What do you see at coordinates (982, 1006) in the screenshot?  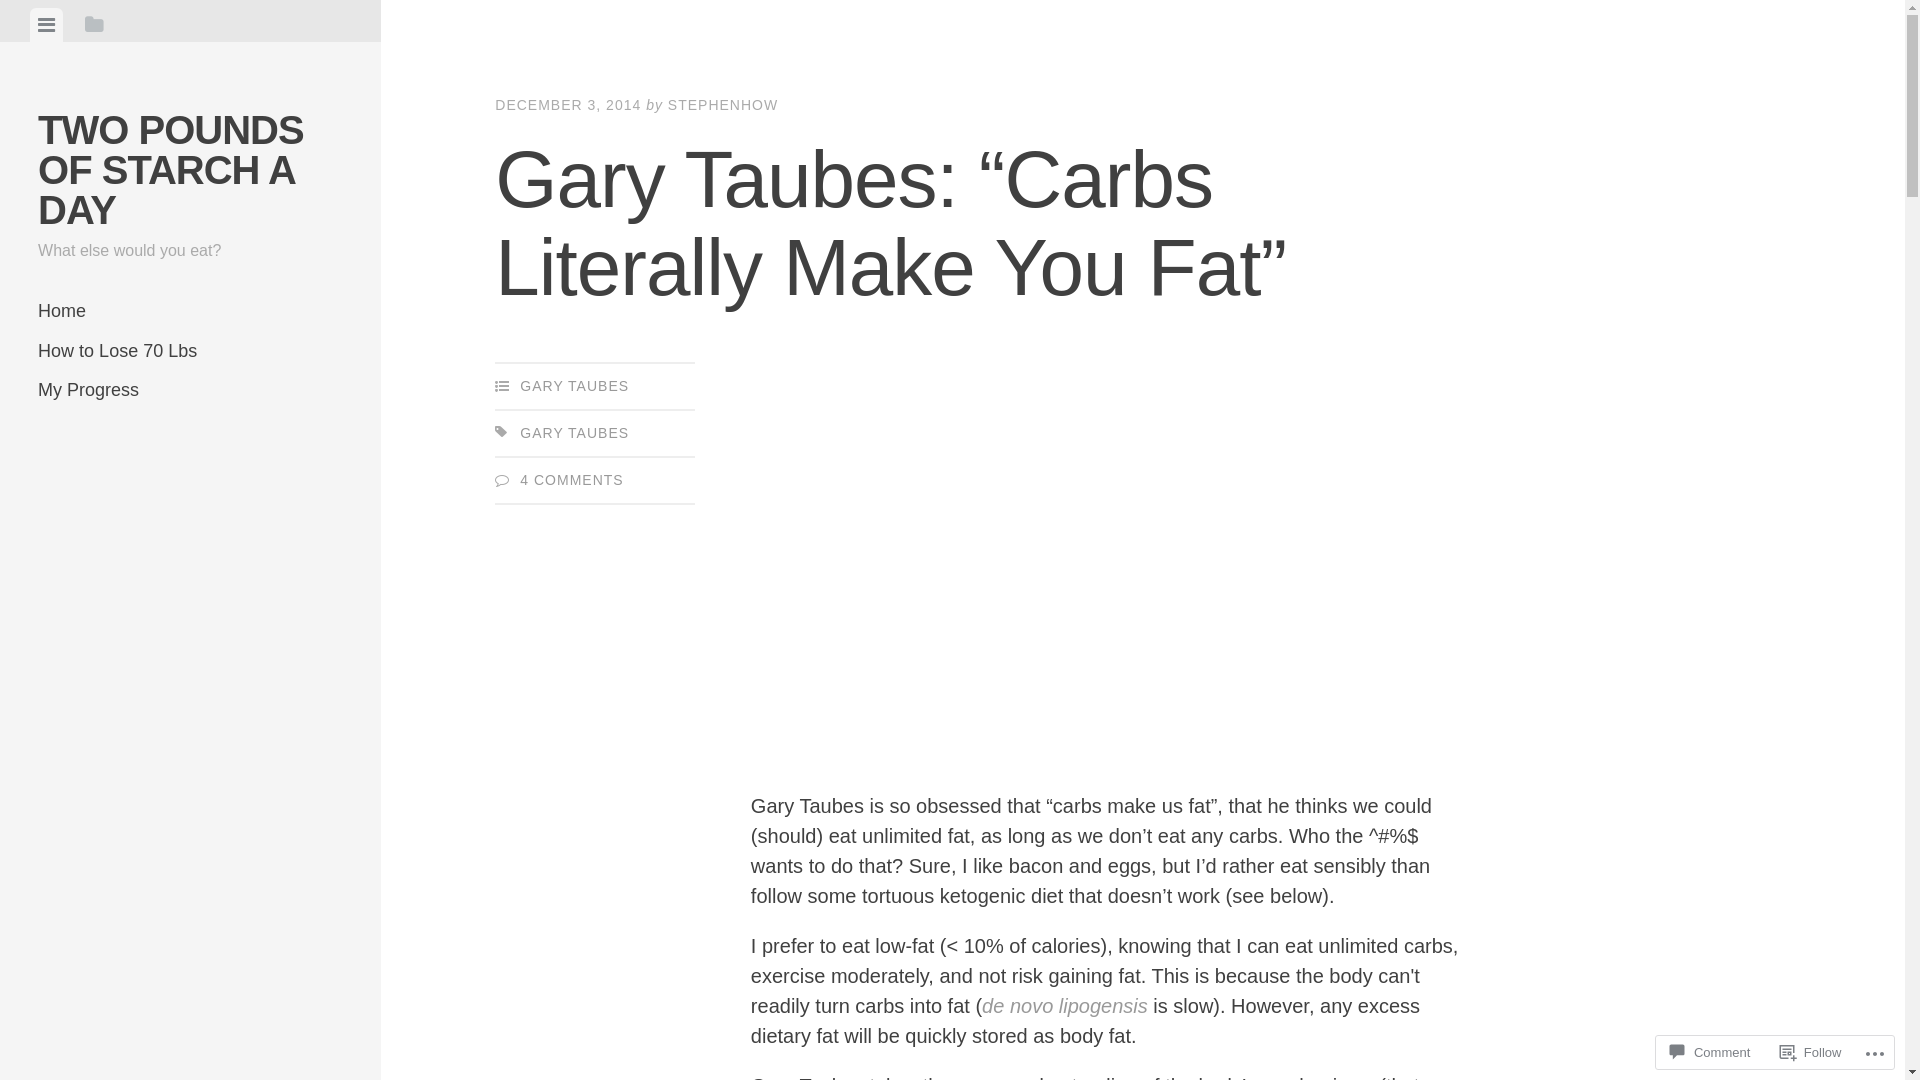 I see `'de novo lipogensis'` at bounding box center [982, 1006].